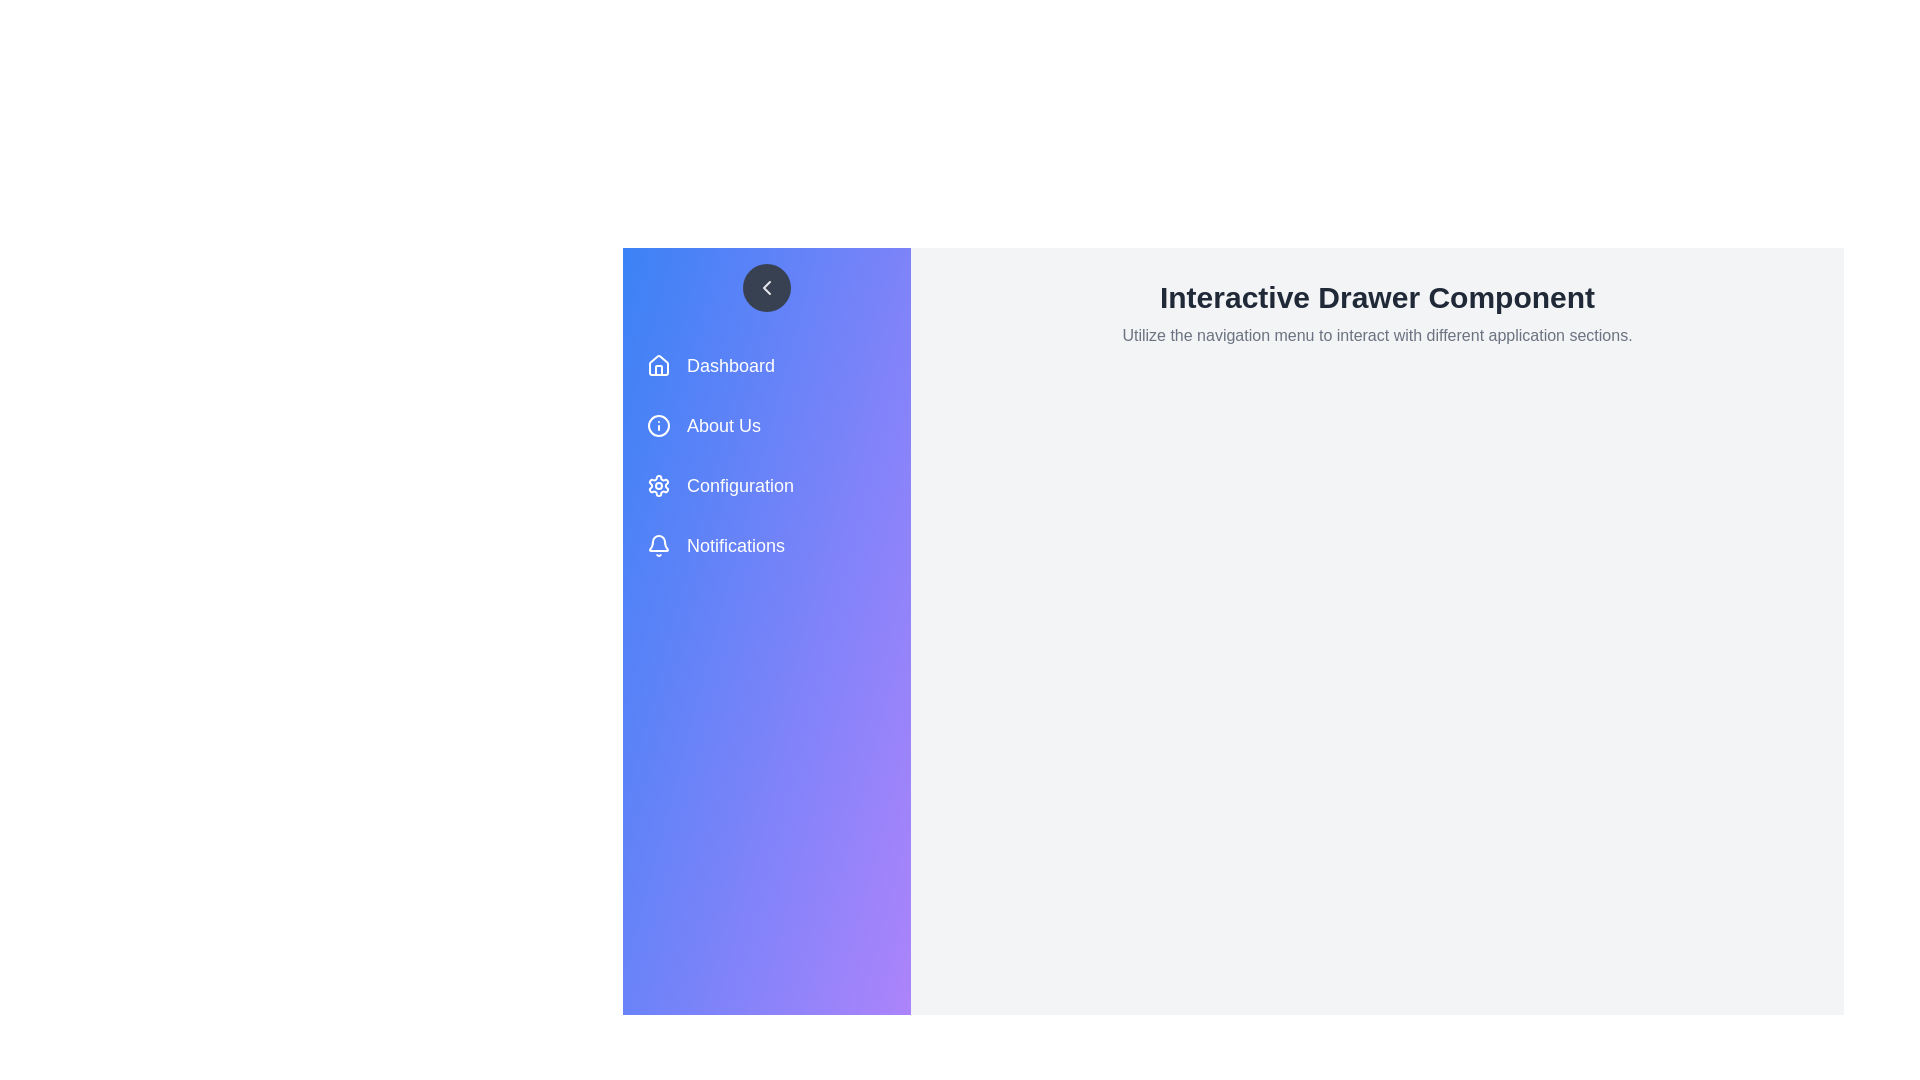 The width and height of the screenshot is (1920, 1080). What do you see at coordinates (658, 424) in the screenshot?
I see `the circular outline of the SVG icon representing the 'About Us' section in the vertical navigation menu` at bounding box center [658, 424].